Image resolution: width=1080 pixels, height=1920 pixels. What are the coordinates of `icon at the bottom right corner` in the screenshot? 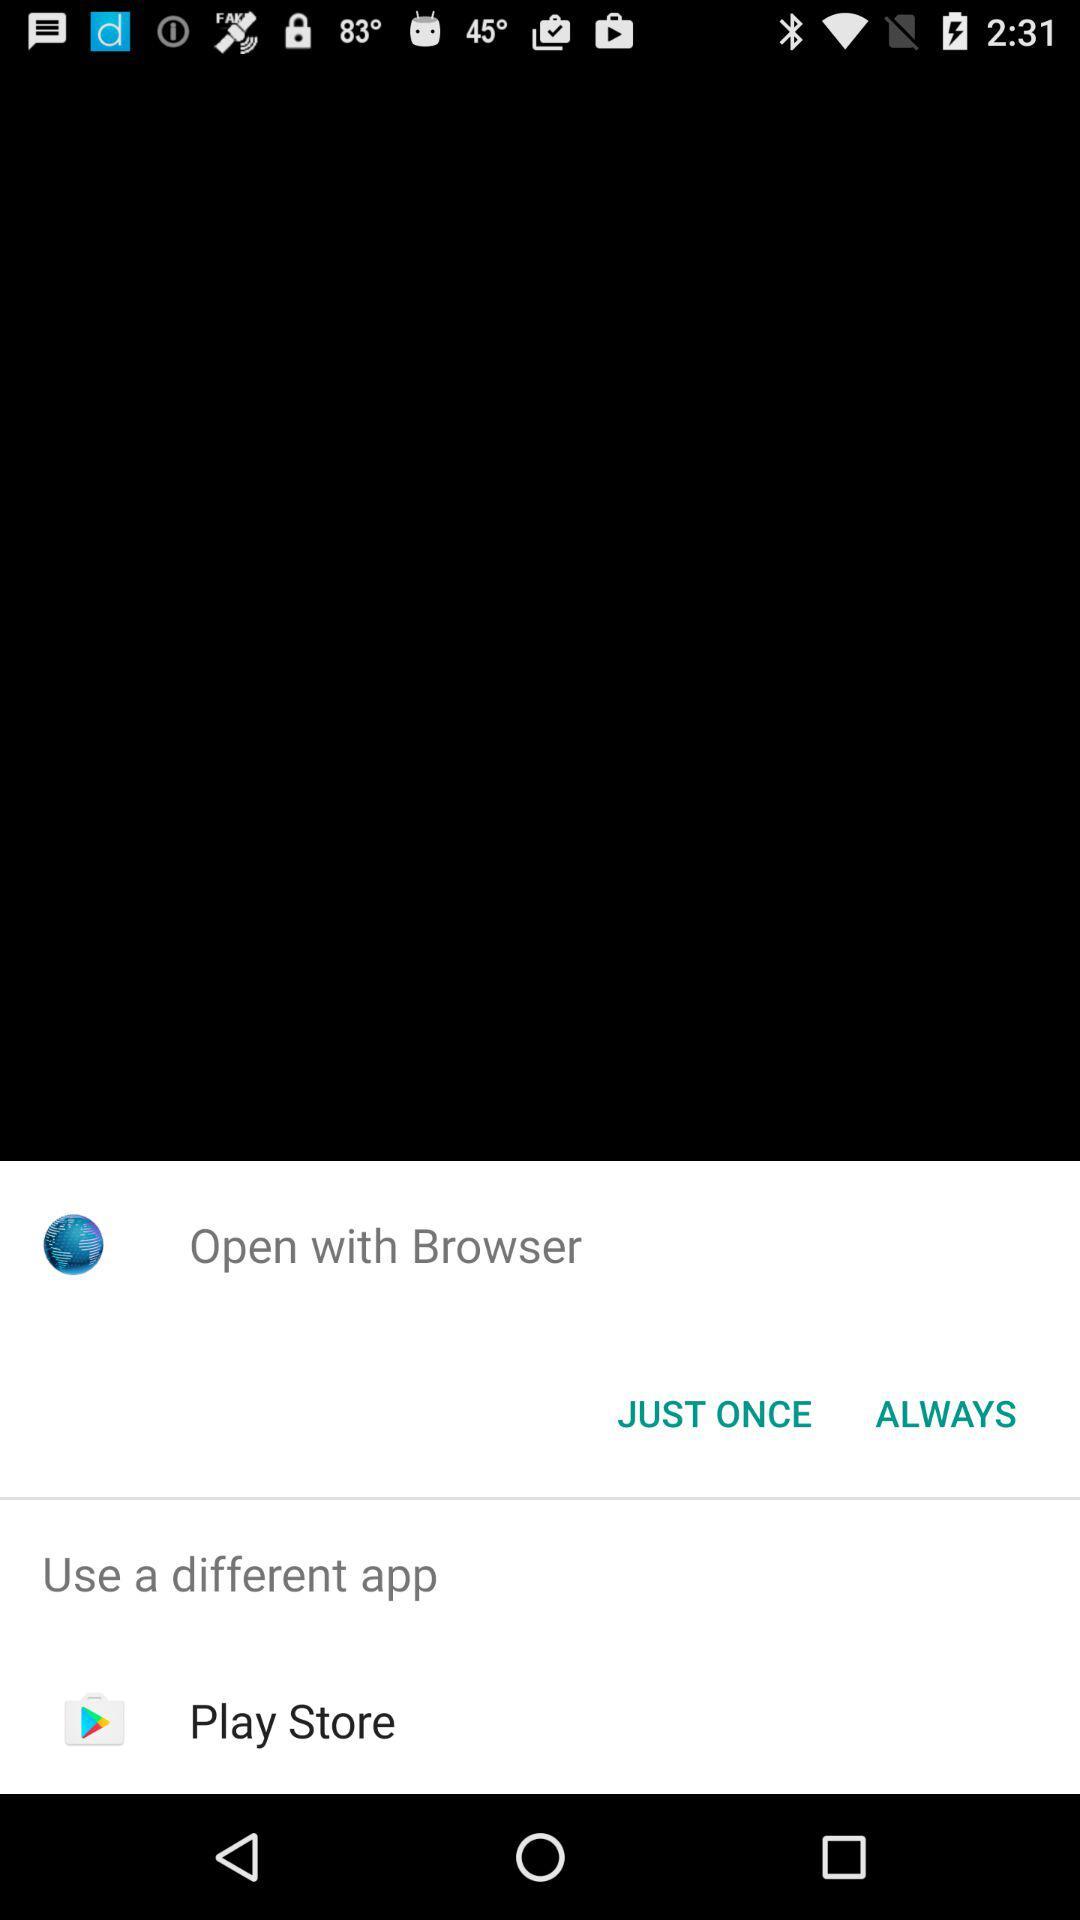 It's located at (945, 1411).